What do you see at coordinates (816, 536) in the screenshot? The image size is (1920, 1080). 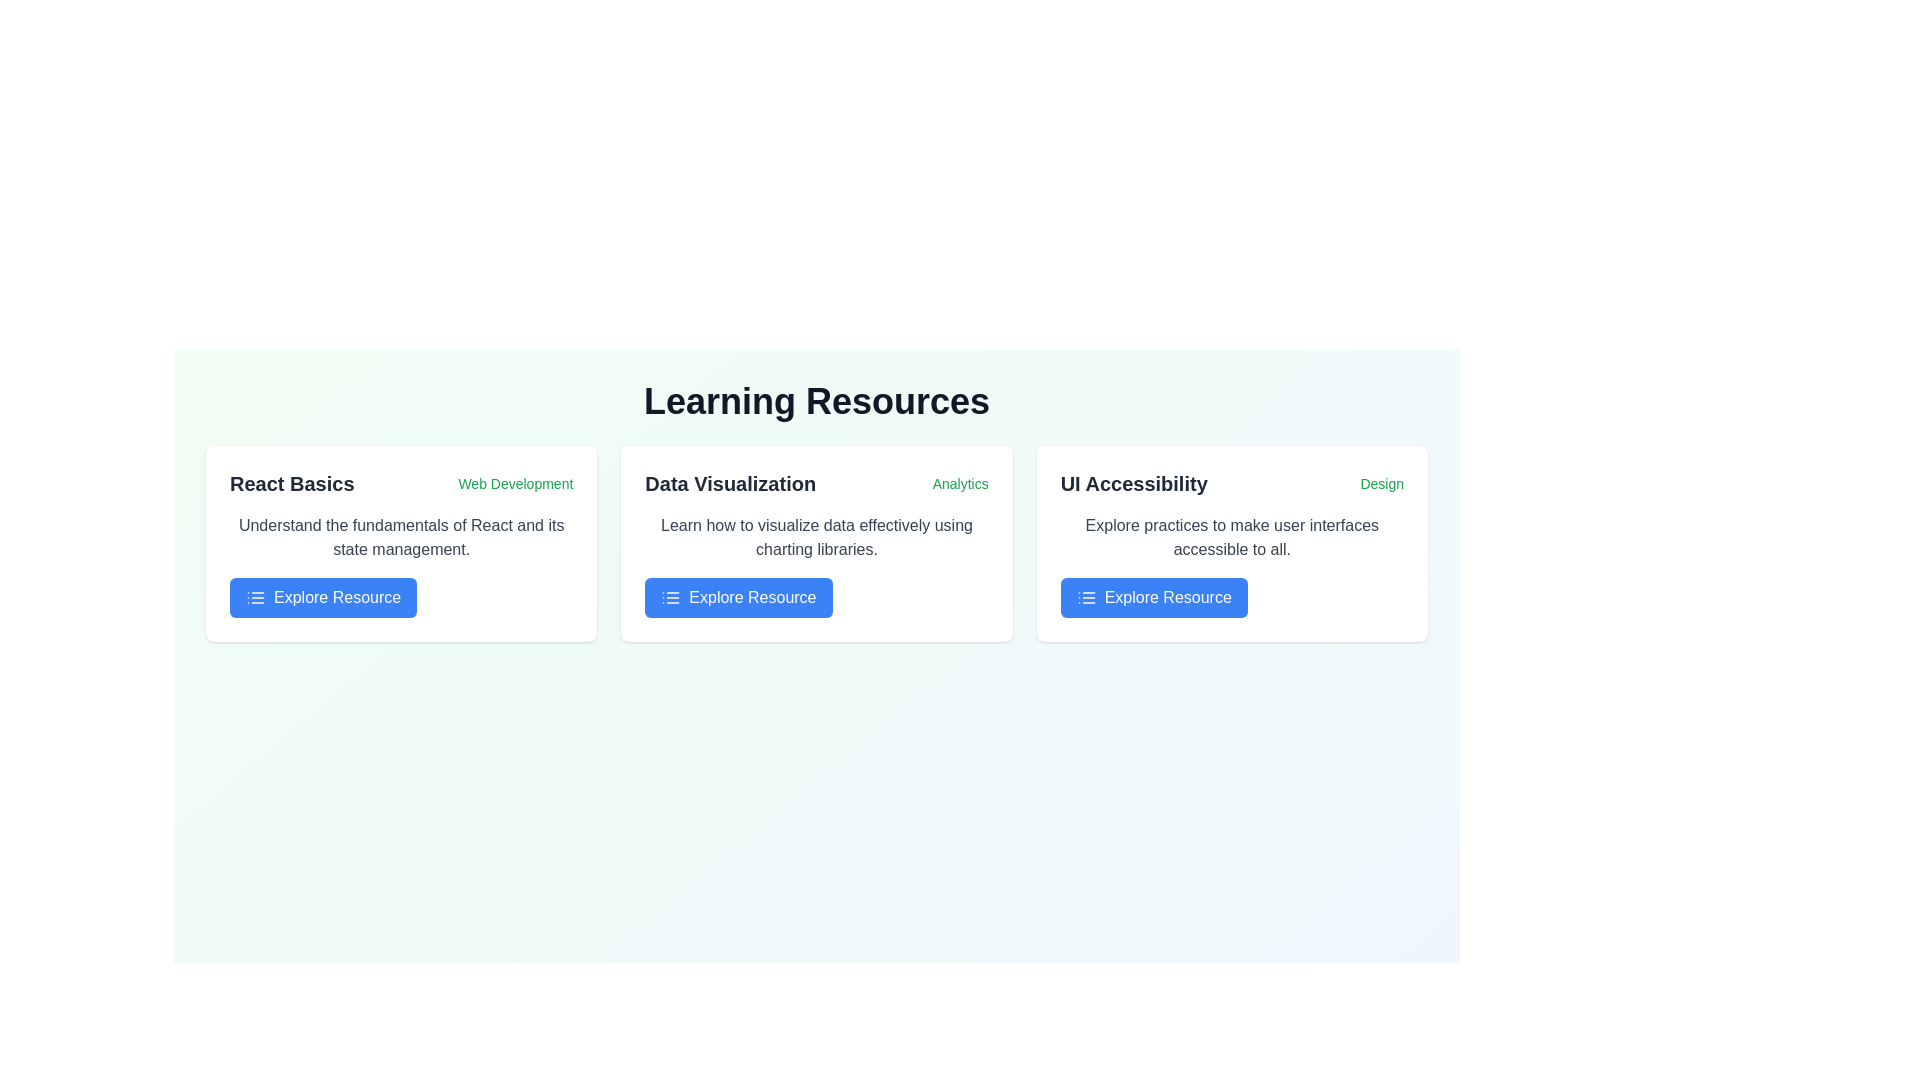 I see `descriptive text displayed in gray color that contains the phrase 'Learn how to visualize data effectively using charting libraries.' This text is part of the 'Data Visualization' card, situated under the heading and above the 'Explore Resource' button` at bounding box center [816, 536].